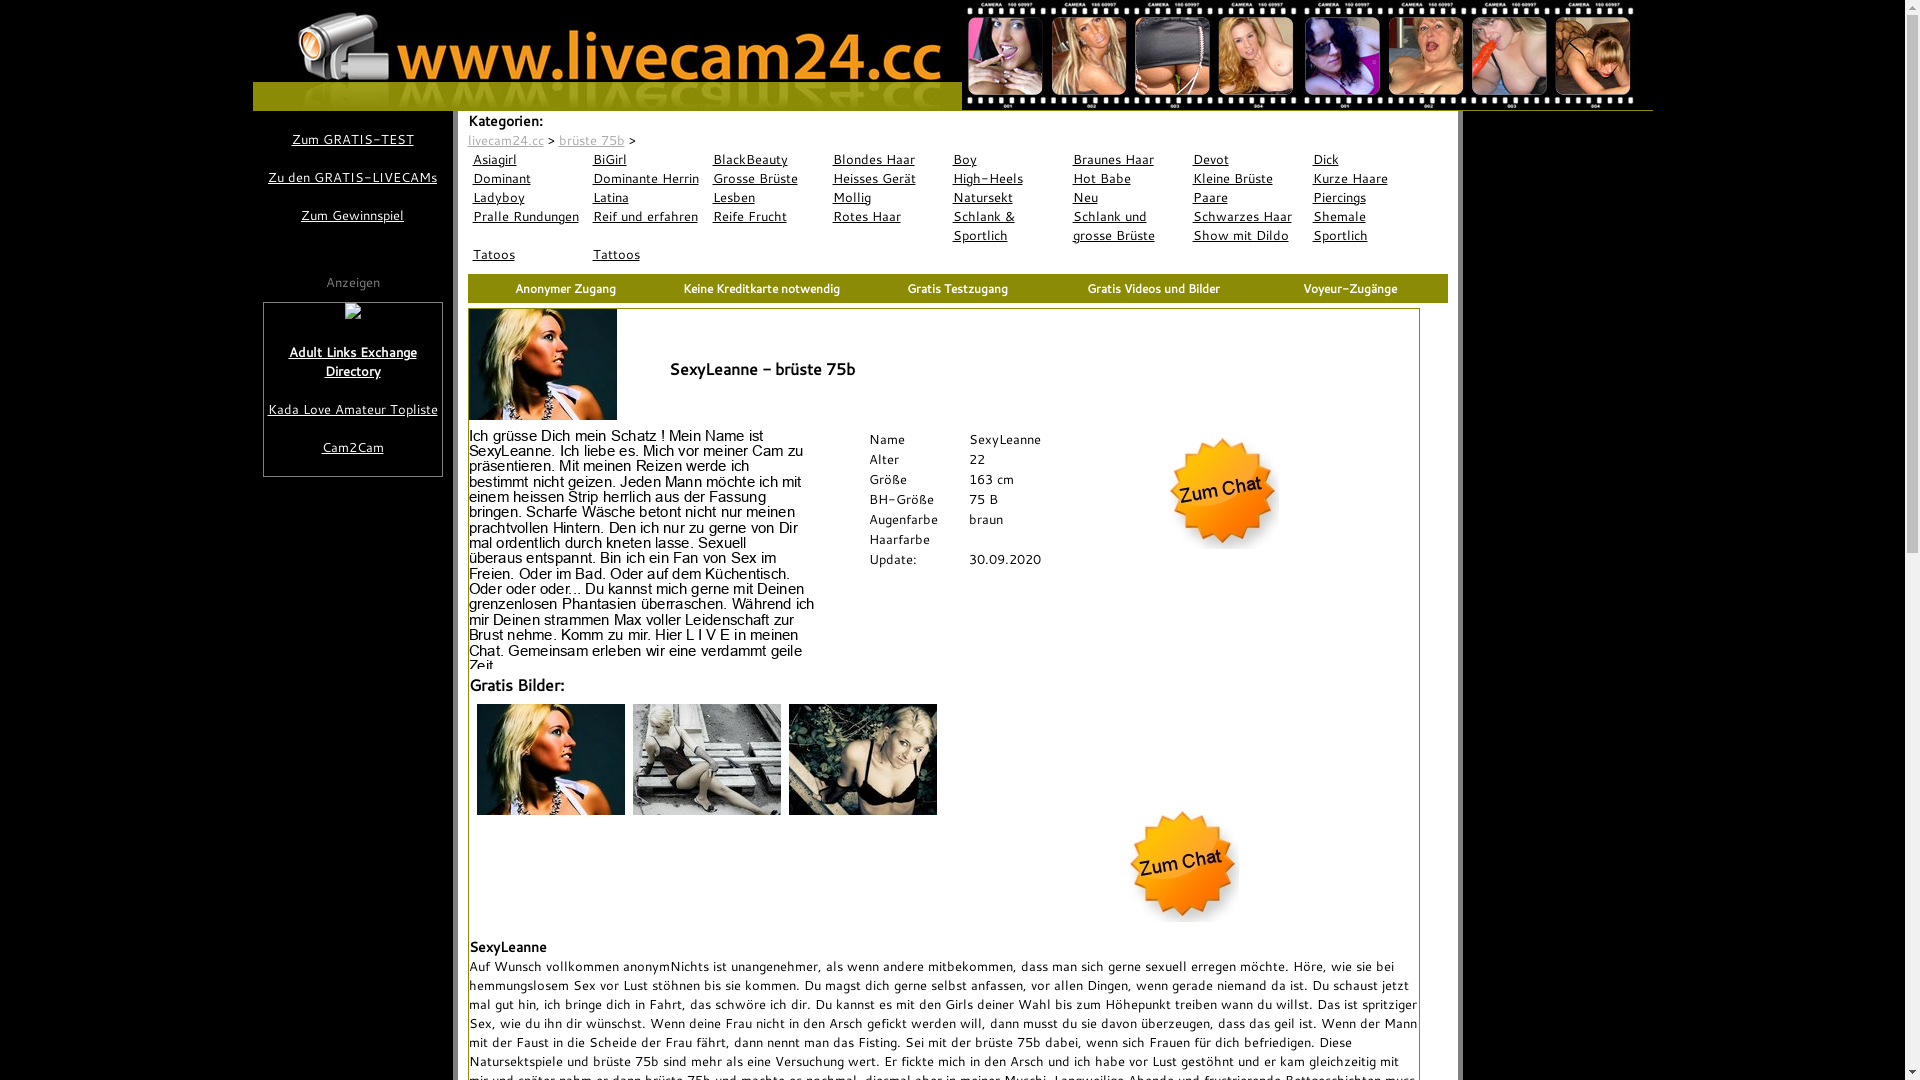 This screenshot has height=1080, width=1920. Describe the element at coordinates (351, 138) in the screenshot. I see `'Zum GRATIS-TEST'` at that location.